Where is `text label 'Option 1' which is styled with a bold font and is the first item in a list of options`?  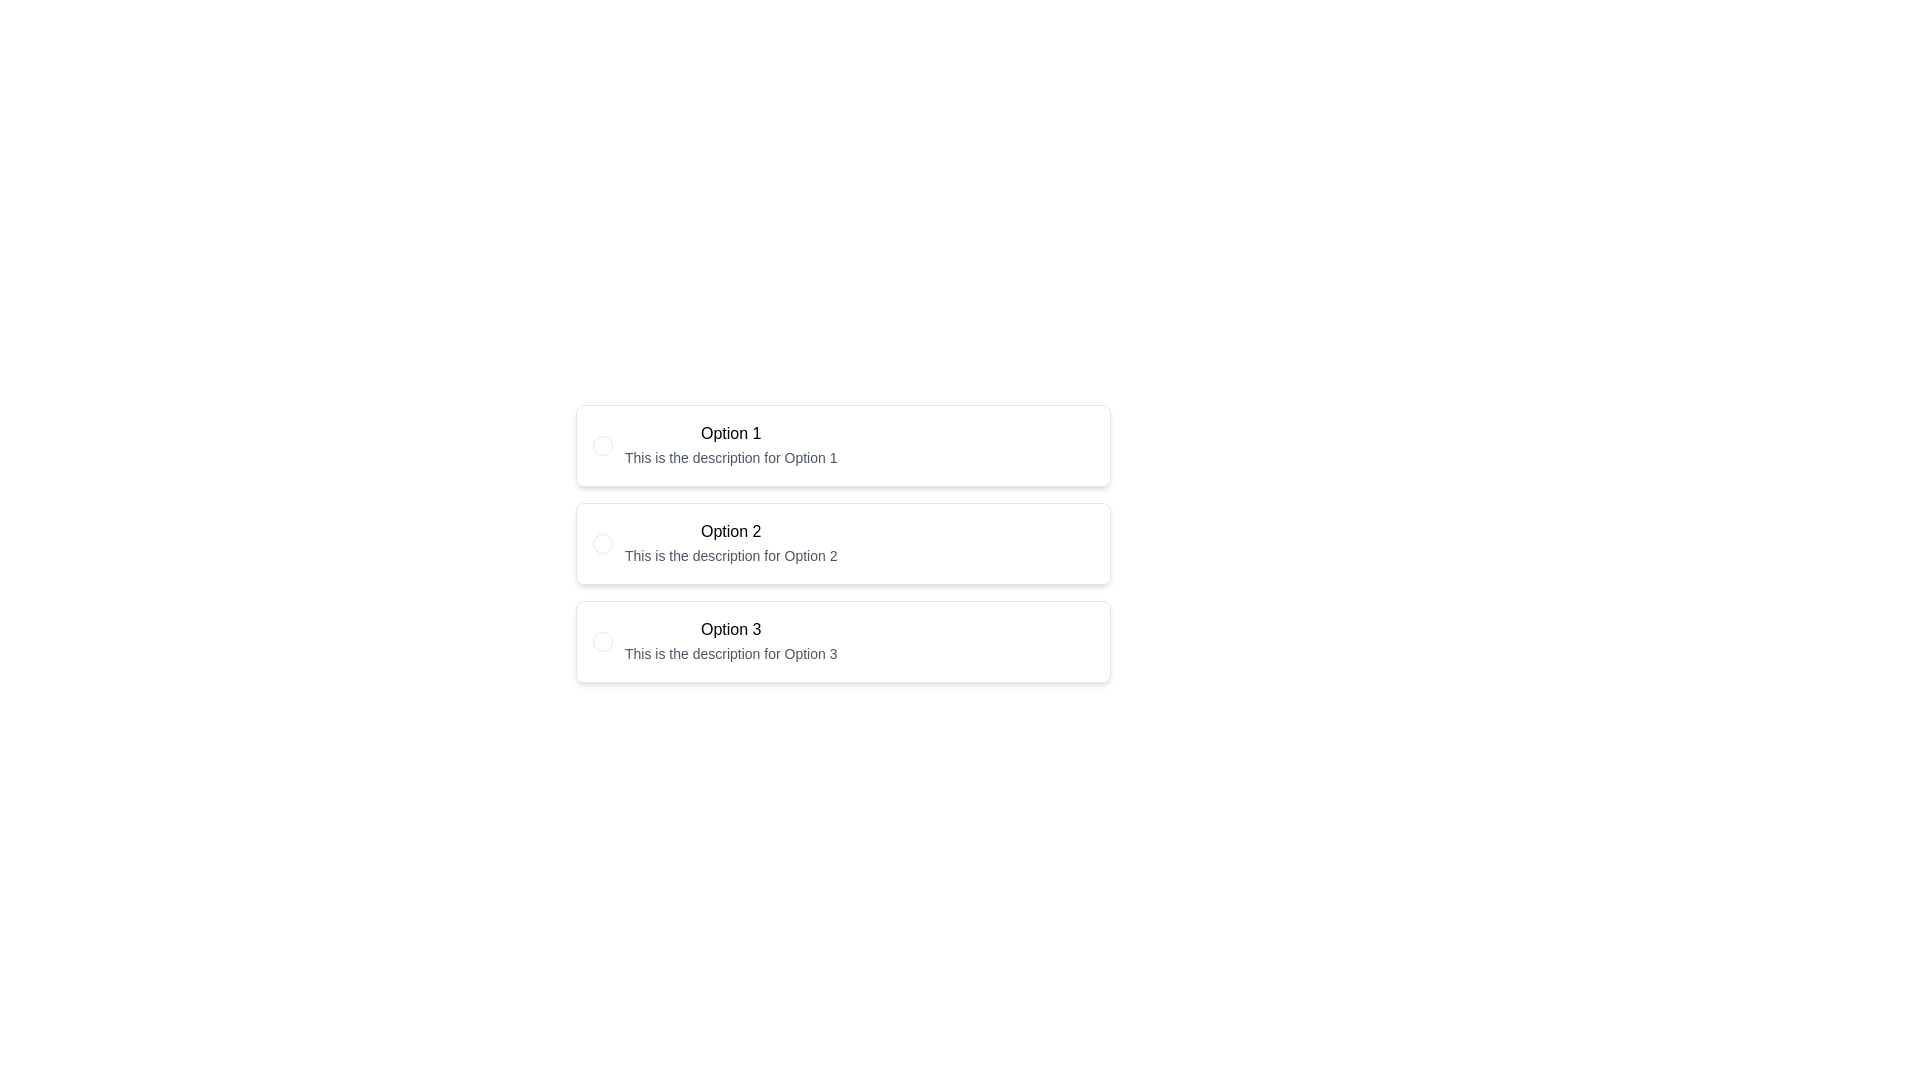 text label 'Option 1' which is styled with a bold font and is the first item in a list of options is located at coordinates (730, 433).